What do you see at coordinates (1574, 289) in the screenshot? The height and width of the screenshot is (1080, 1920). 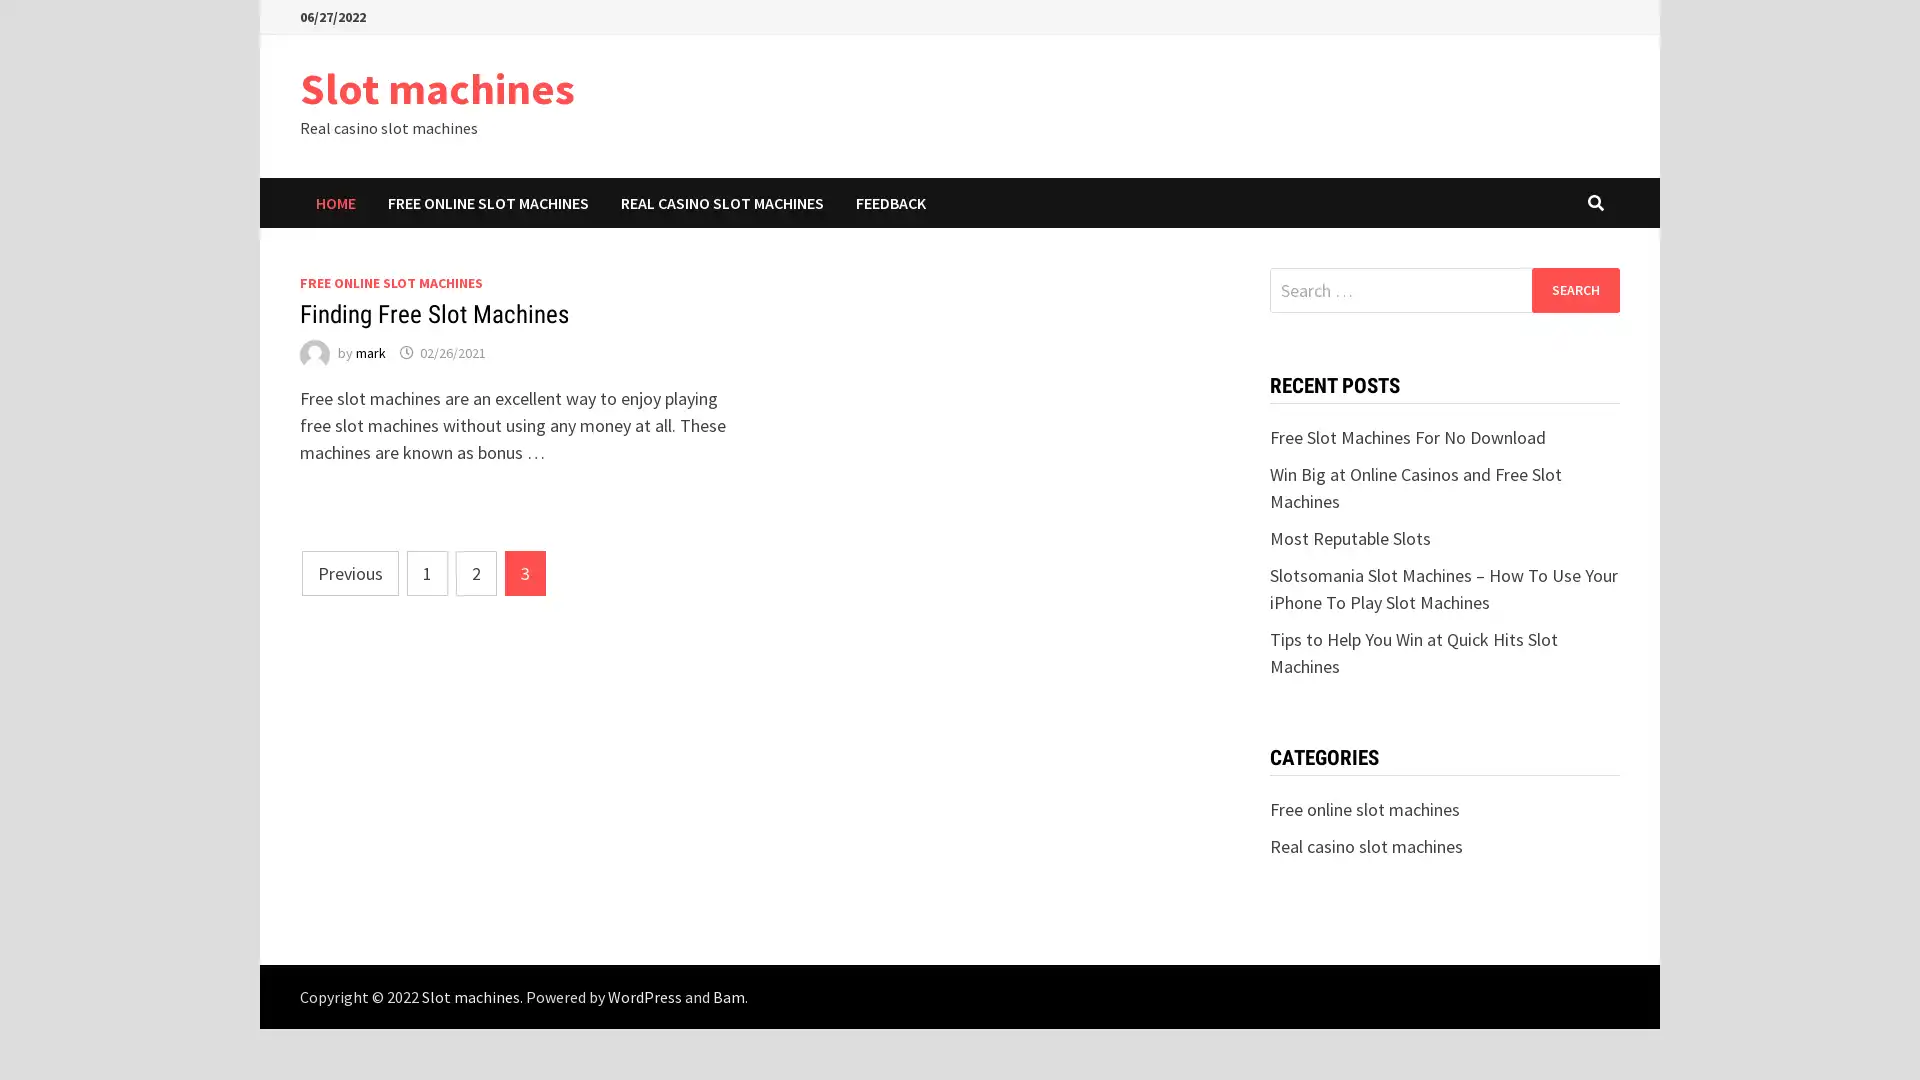 I see `Search` at bounding box center [1574, 289].